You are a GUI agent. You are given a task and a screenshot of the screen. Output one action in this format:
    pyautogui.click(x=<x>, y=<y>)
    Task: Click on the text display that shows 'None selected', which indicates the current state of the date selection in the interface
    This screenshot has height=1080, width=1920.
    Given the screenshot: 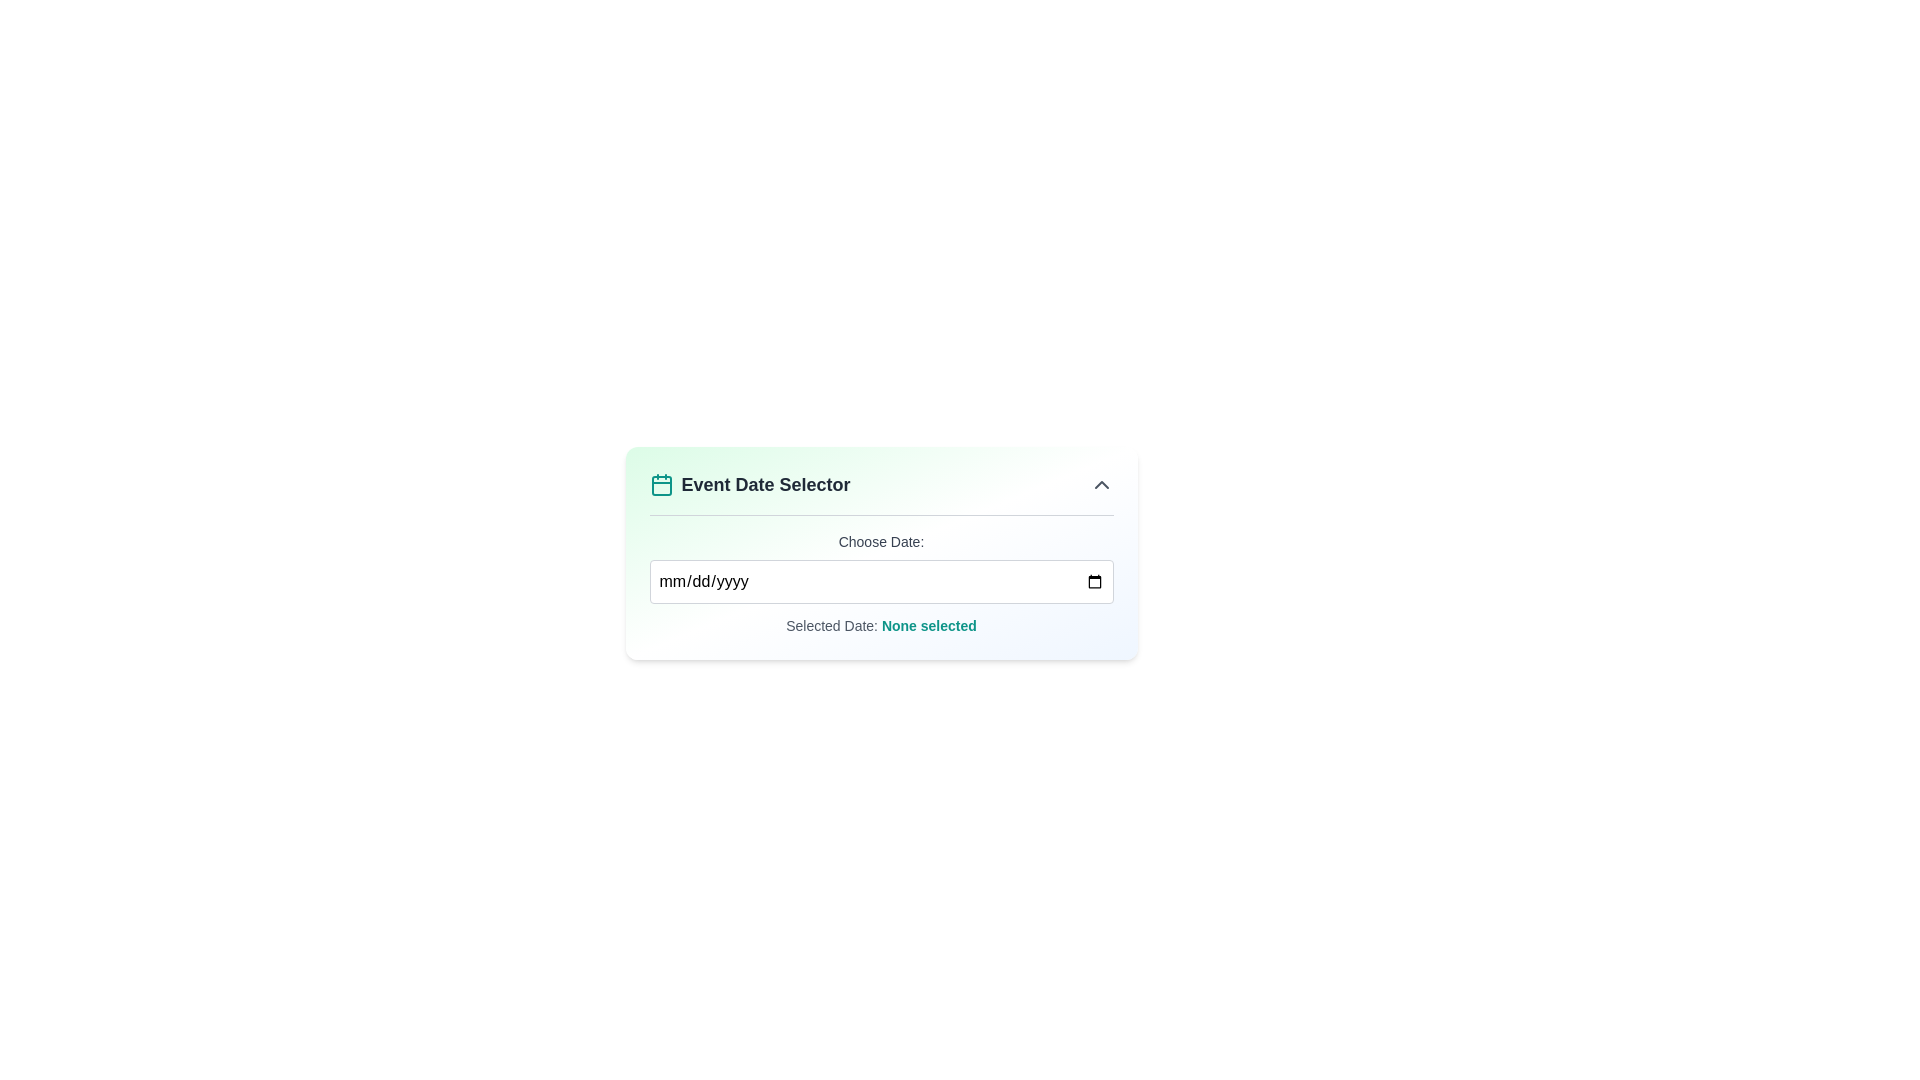 What is the action you would take?
    pyautogui.click(x=928, y=624)
    